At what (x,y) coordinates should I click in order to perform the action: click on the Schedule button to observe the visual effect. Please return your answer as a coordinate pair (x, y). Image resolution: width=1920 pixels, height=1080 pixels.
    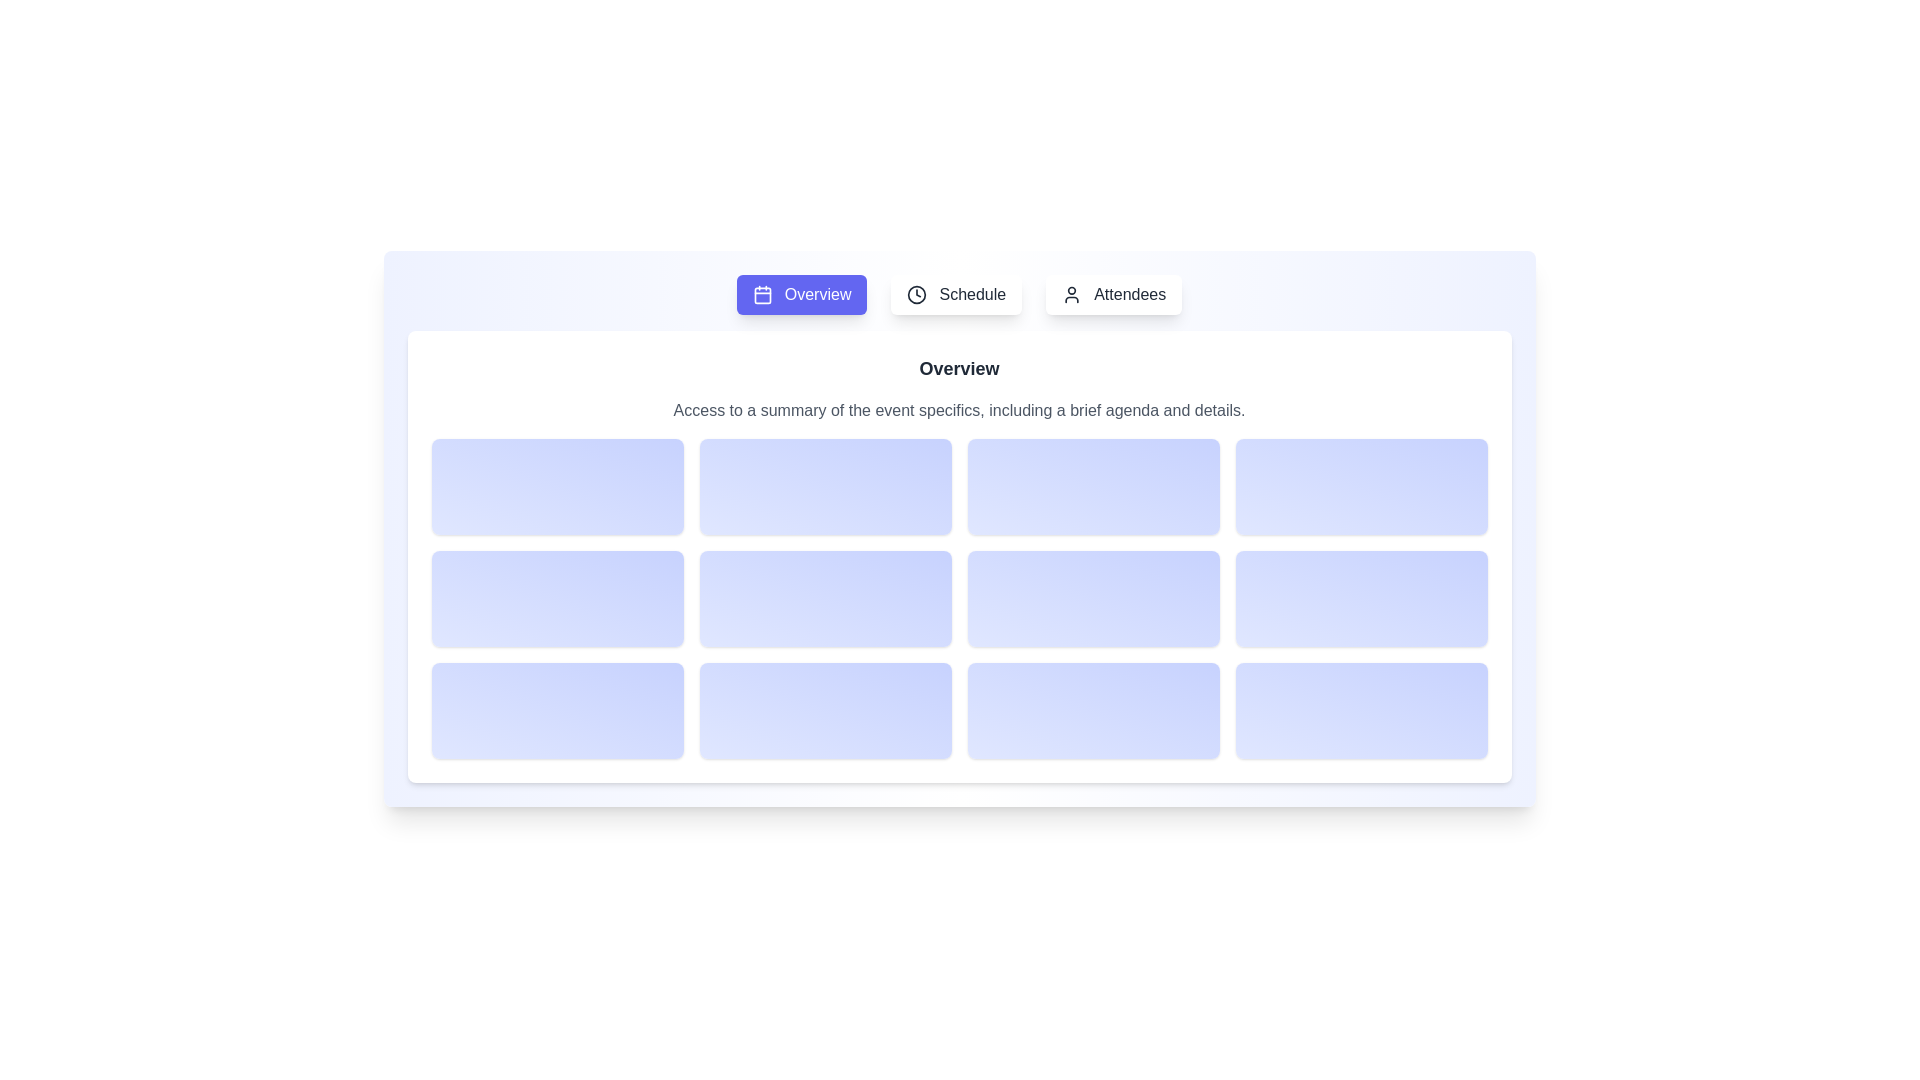
    Looking at the image, I should click on (955, 294).